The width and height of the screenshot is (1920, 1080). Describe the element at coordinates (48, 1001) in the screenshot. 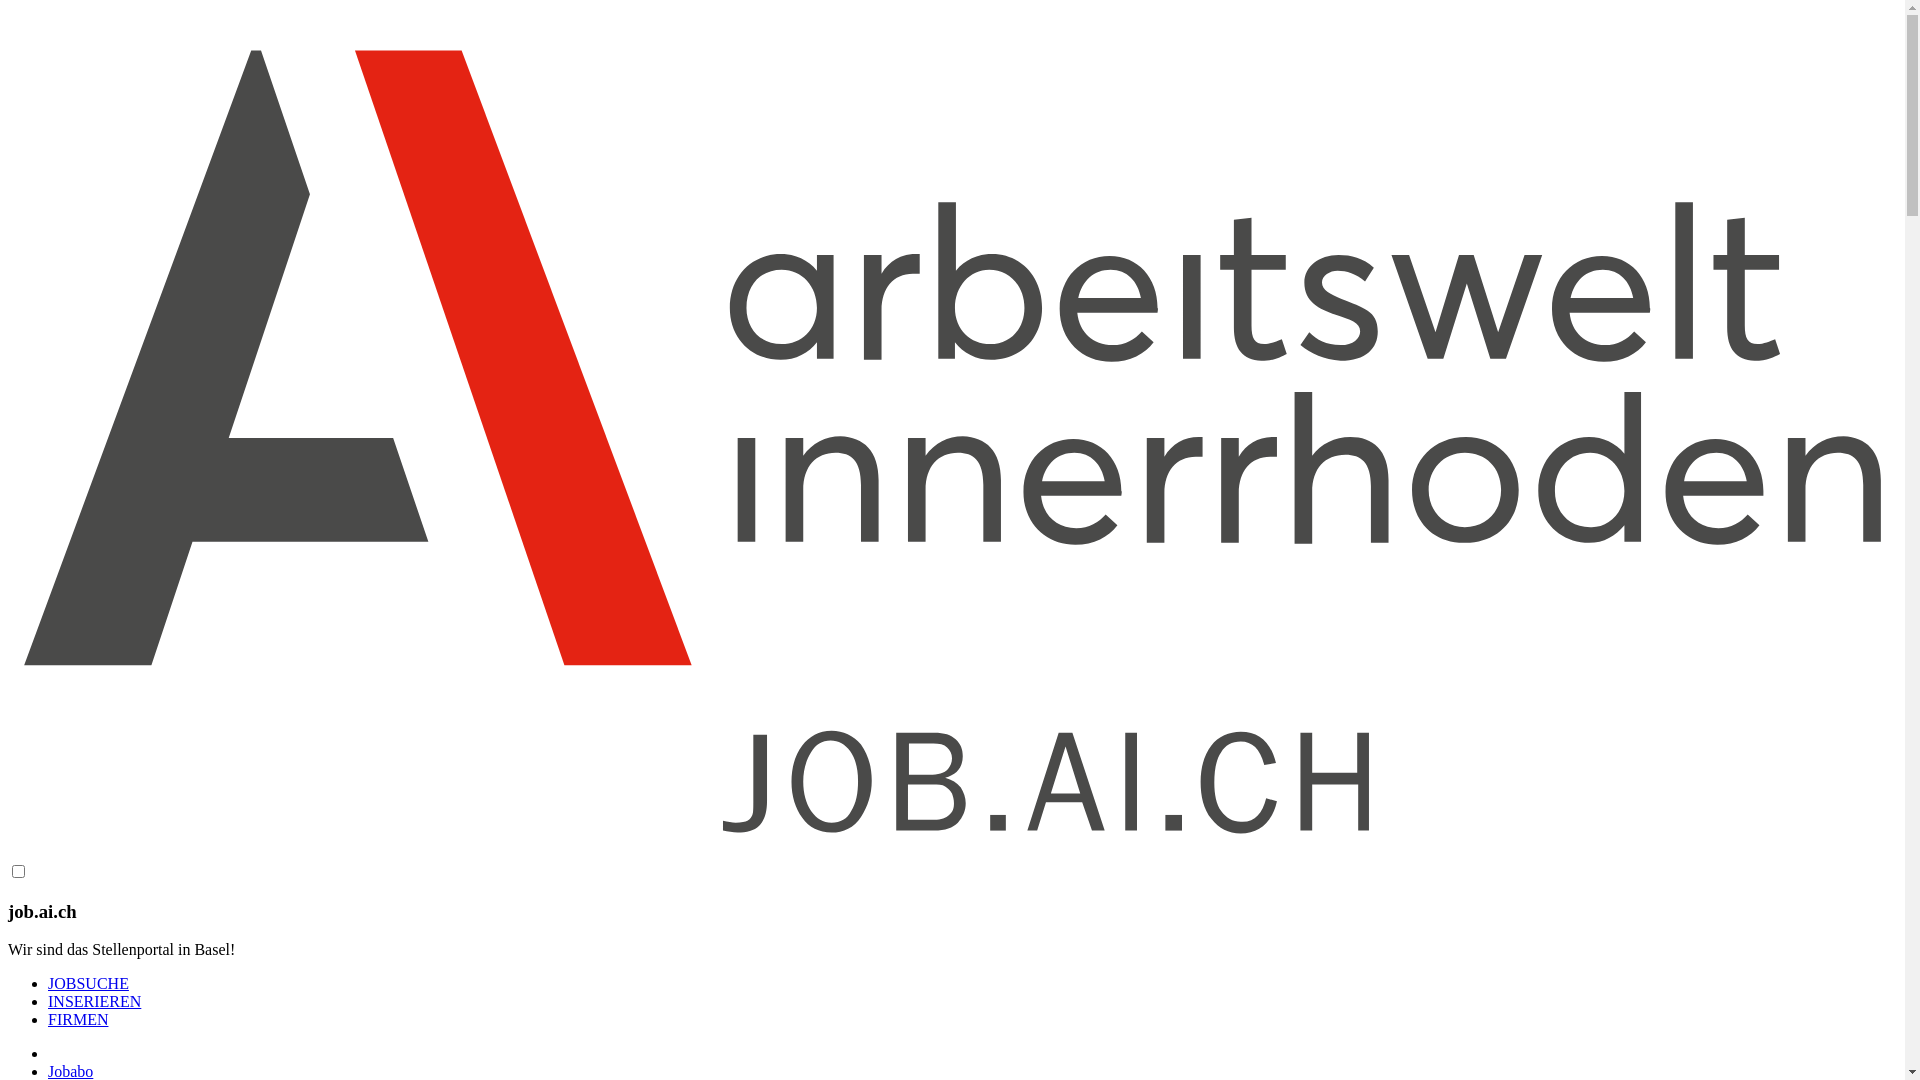

I see `'INSERIEREN'` at that location.